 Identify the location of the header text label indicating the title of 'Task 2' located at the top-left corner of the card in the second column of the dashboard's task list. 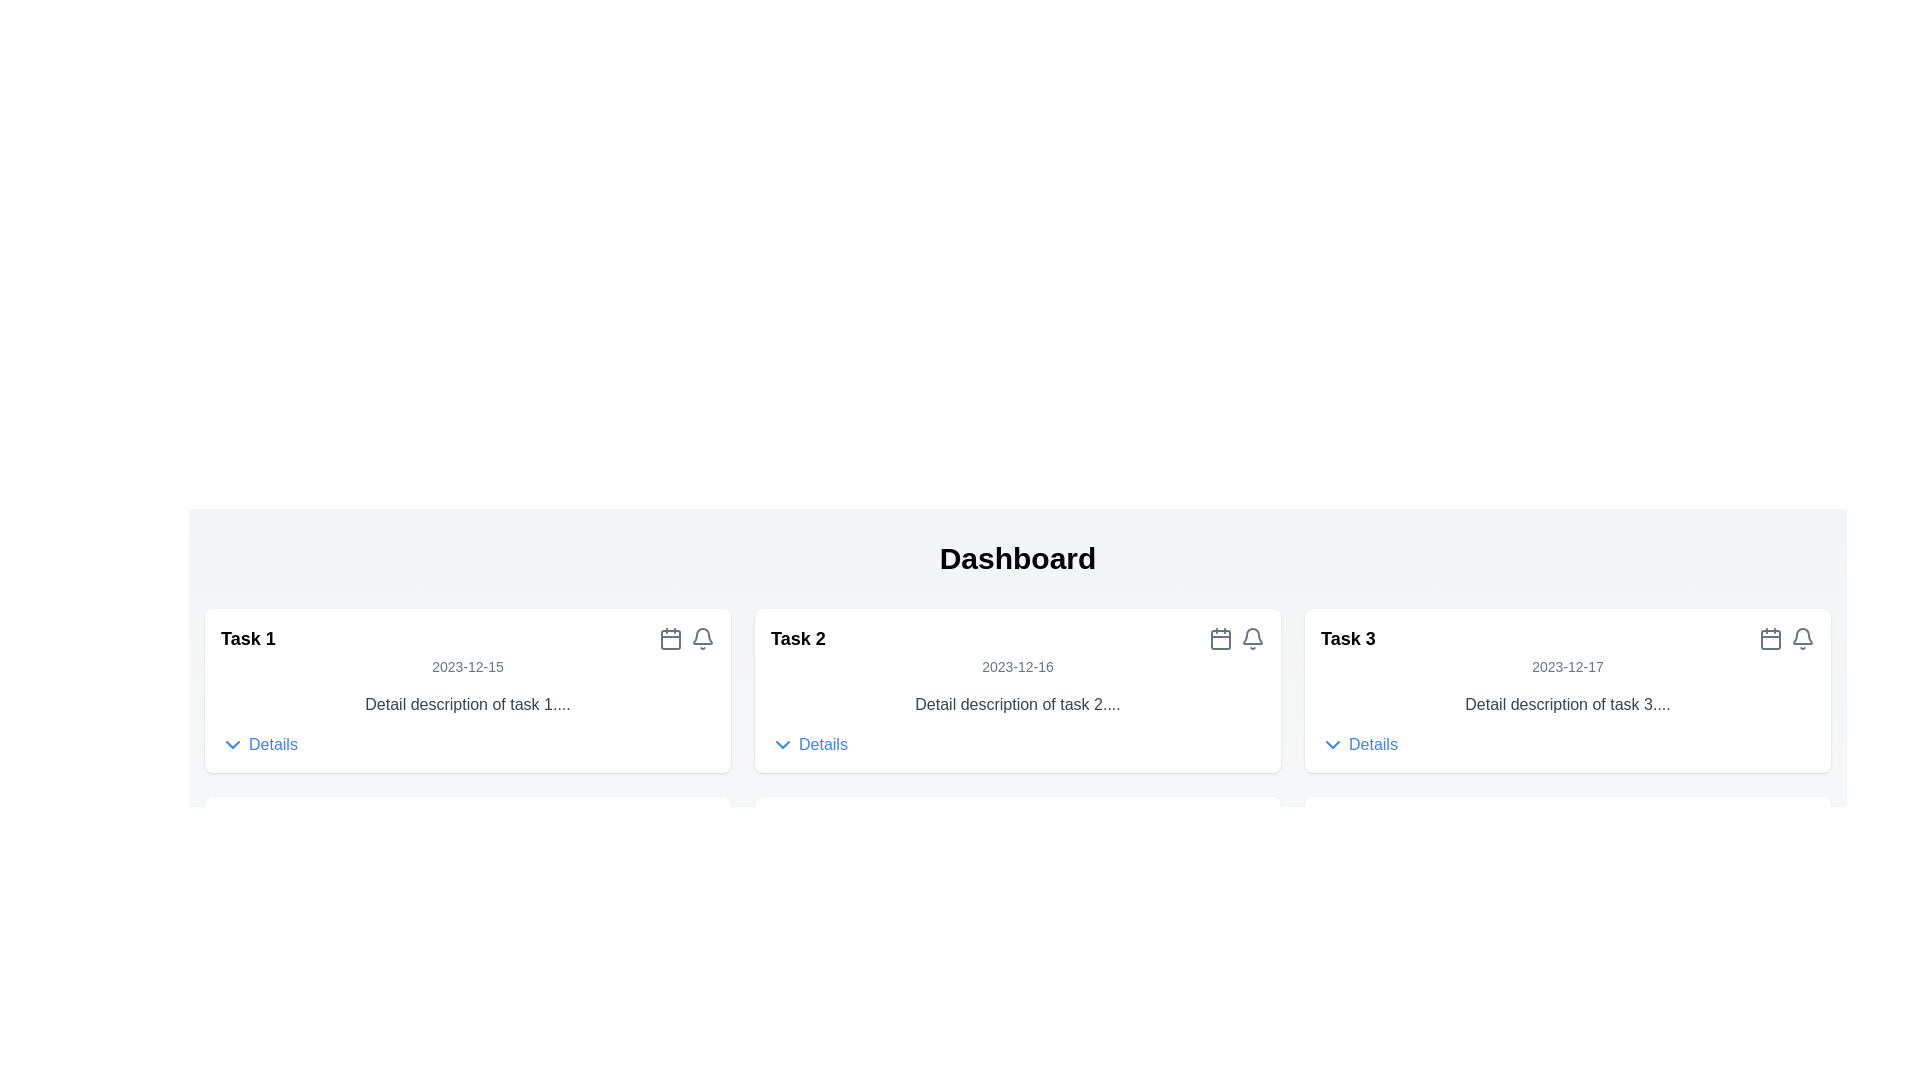
(797, 639).